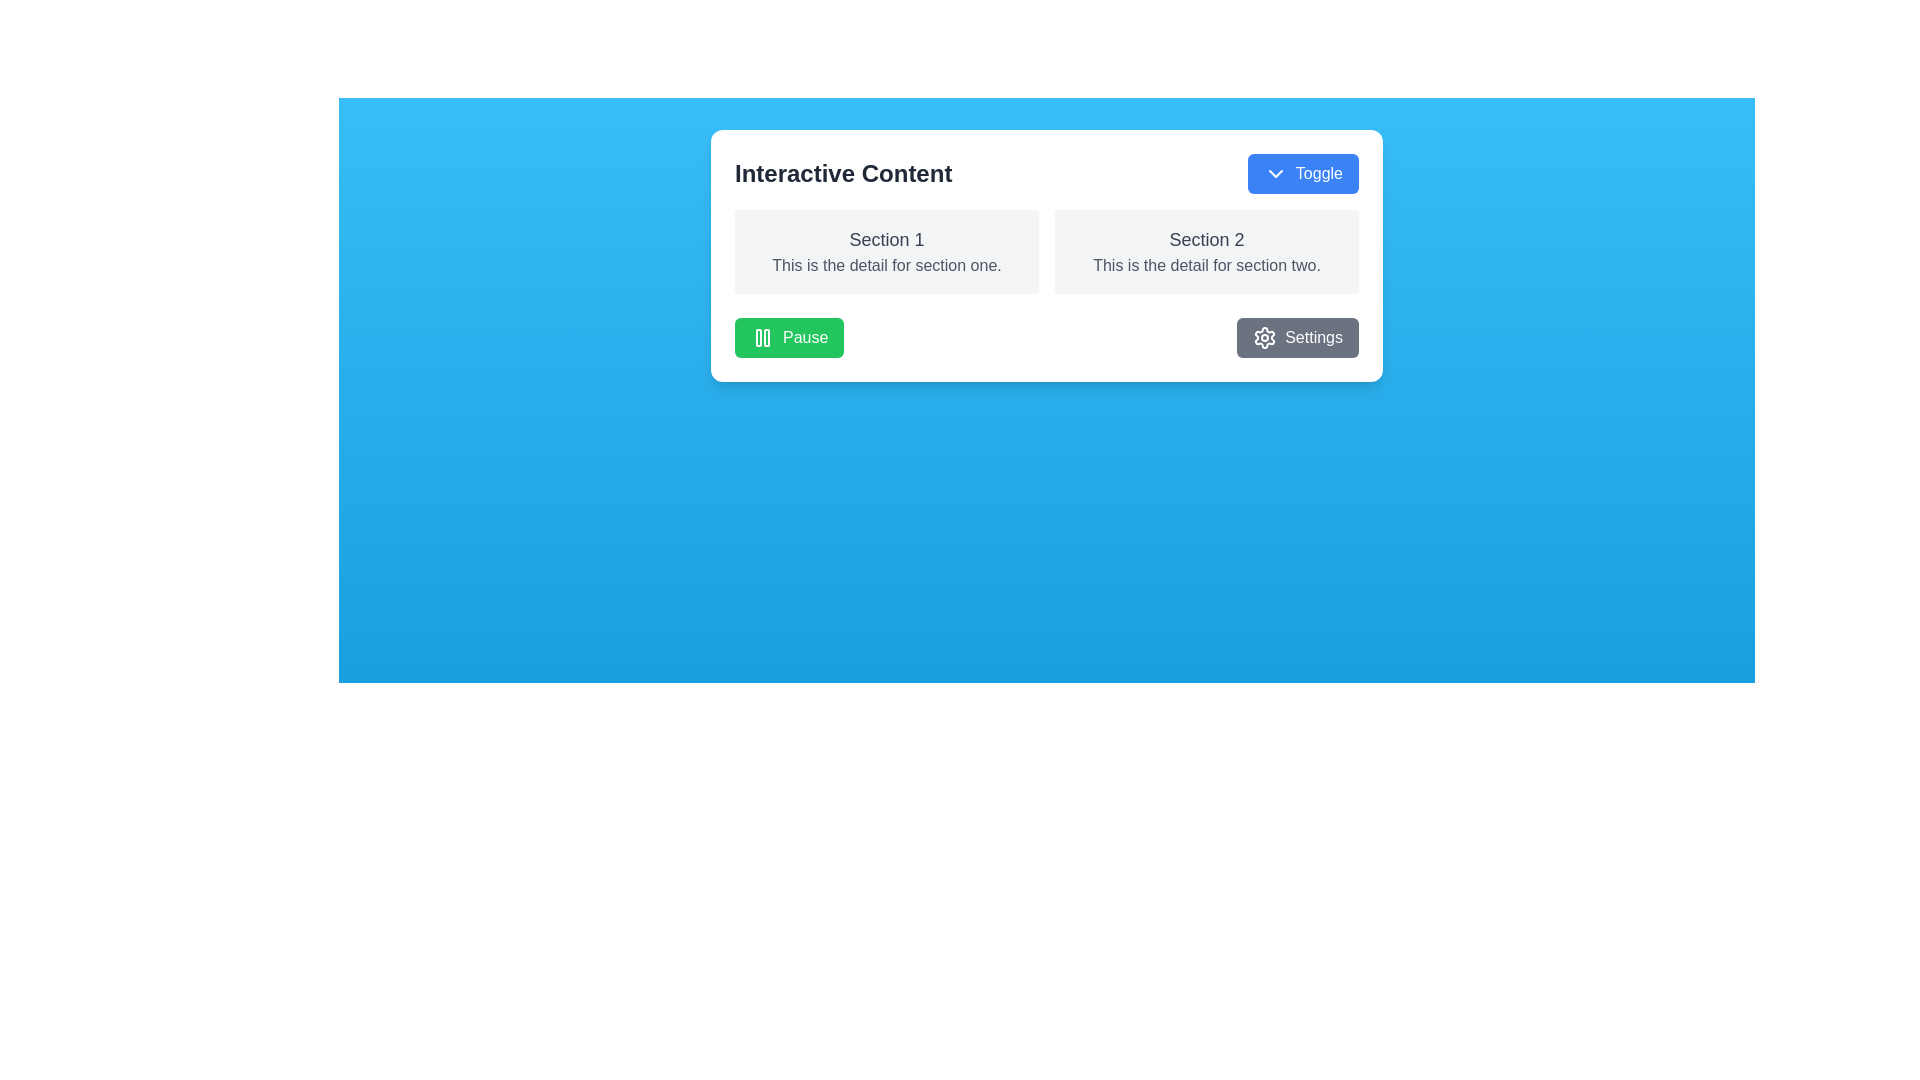 This screenshot has width=1920, height=1080. Describe the element at coordinates (766, 337) in the screenshot. I see `right vertical green bar of the 'Pause' icon, which is part of the SVG component representing the button's pause functionality` at that location.